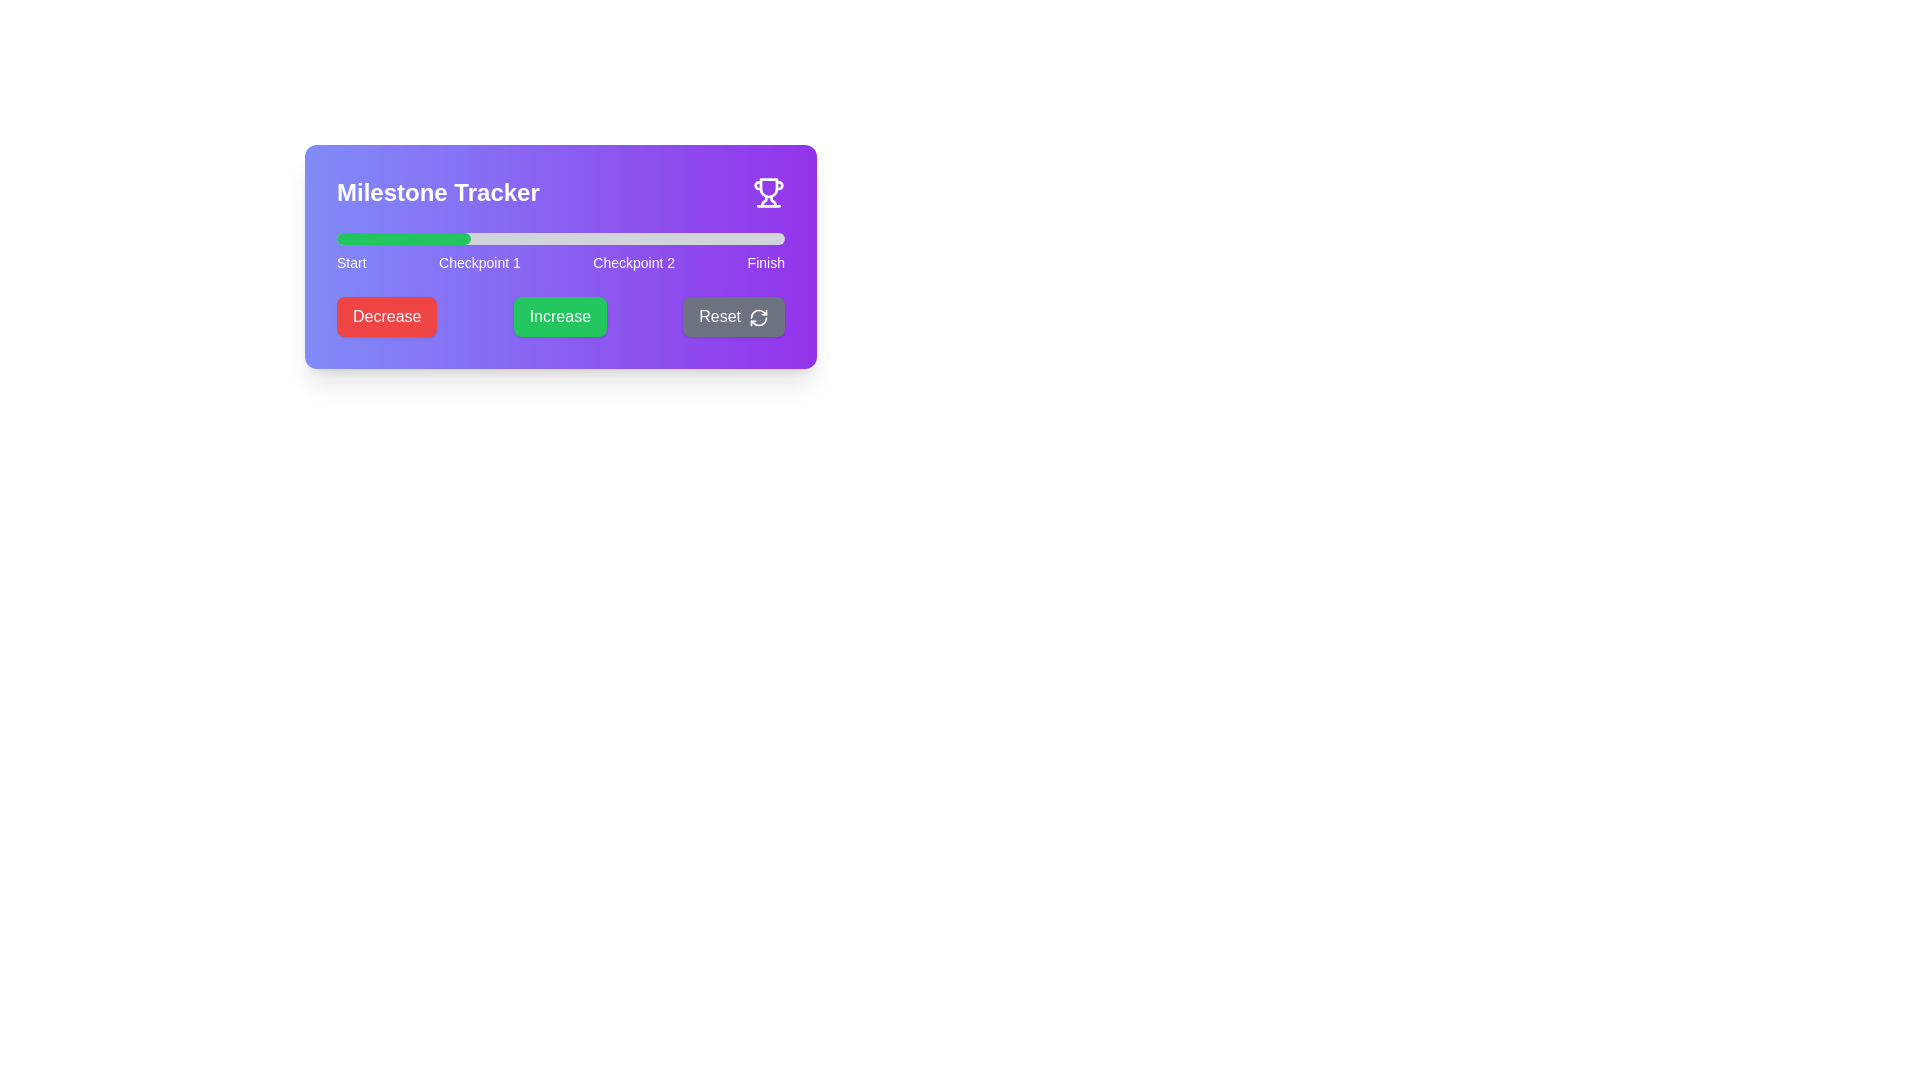 This screenshot has height=1080, width=1920. I want to click on the leftmost button labeled 'Decrease' to observe any hover effects, so click(387, 315).